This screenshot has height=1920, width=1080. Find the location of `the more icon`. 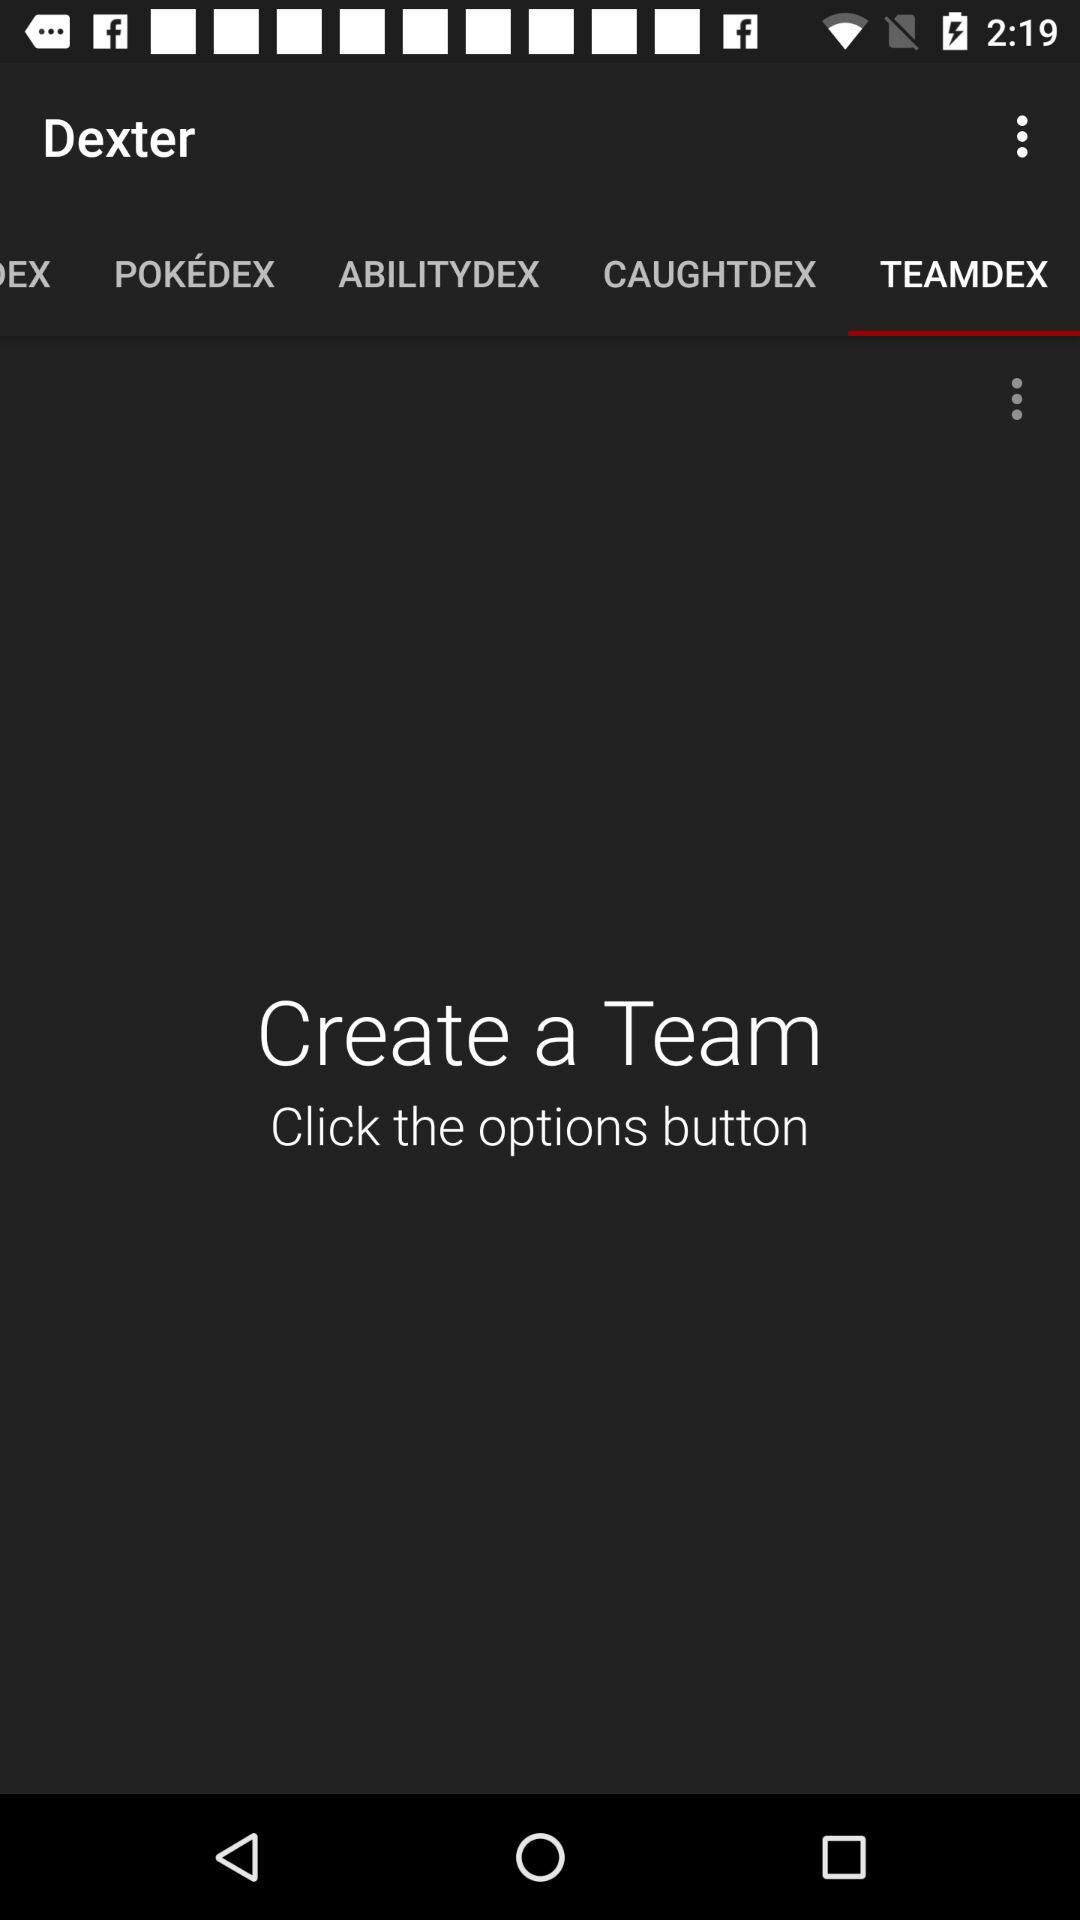

the more icon is located at coordinates (1017, 398).